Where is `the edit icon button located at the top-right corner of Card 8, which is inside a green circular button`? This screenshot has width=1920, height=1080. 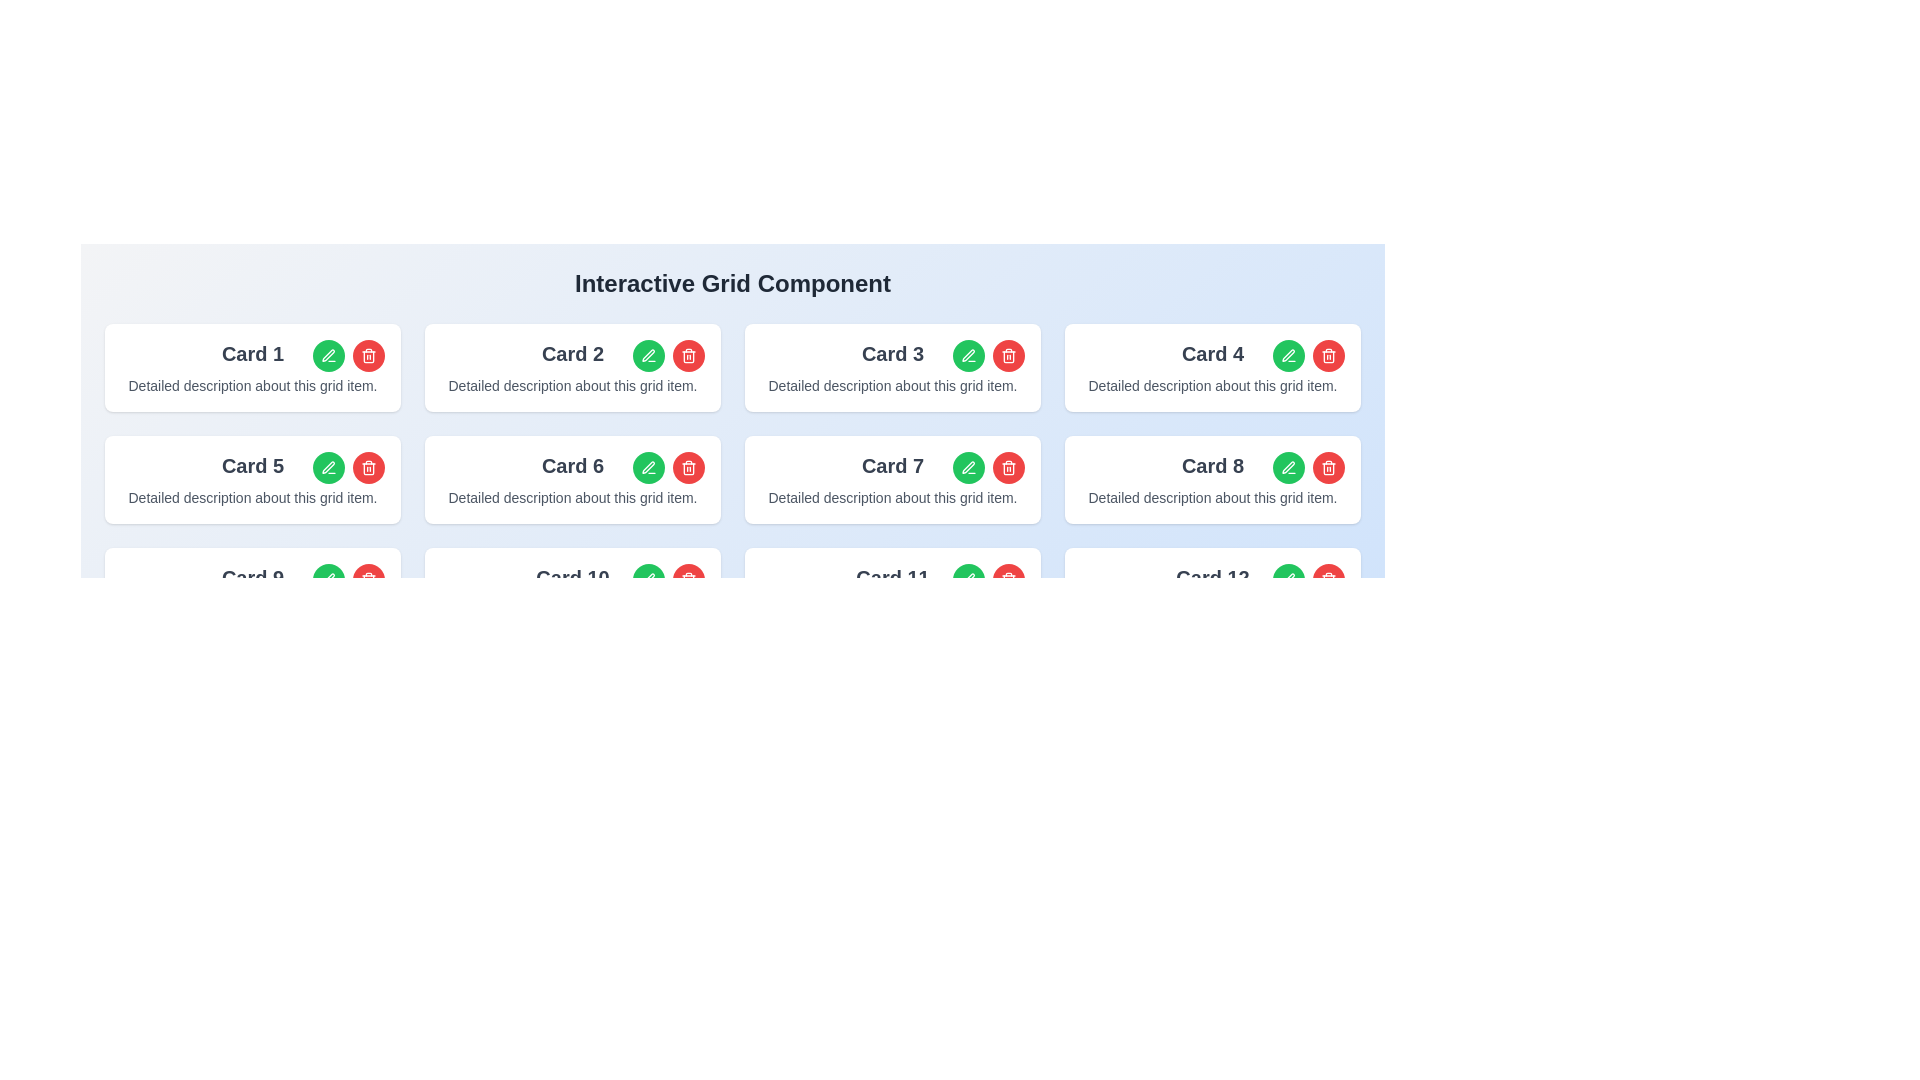
the edit icon button located at the top-right corner of Card 8, which is inside a green circular button is located at coordinates (1289, 467).